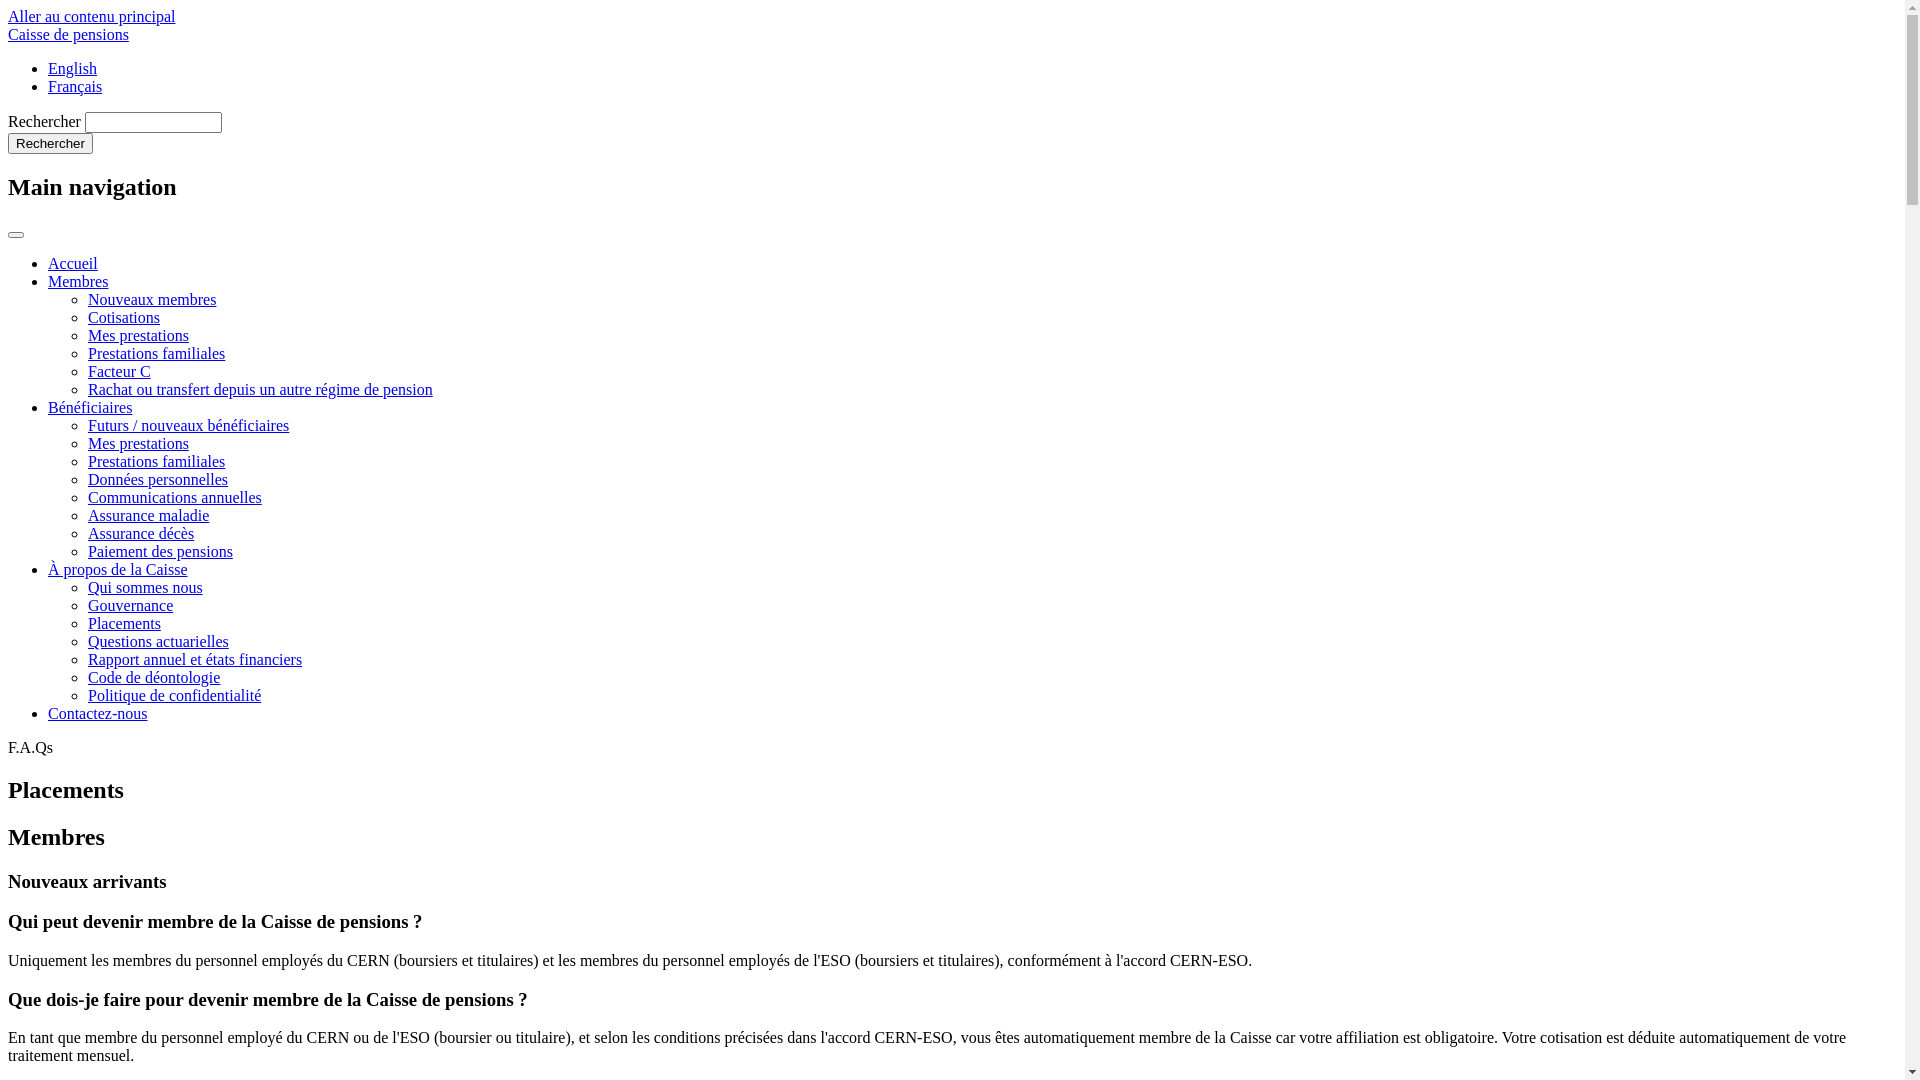  I want to click on 'Gouvernance', so click(129, 604).